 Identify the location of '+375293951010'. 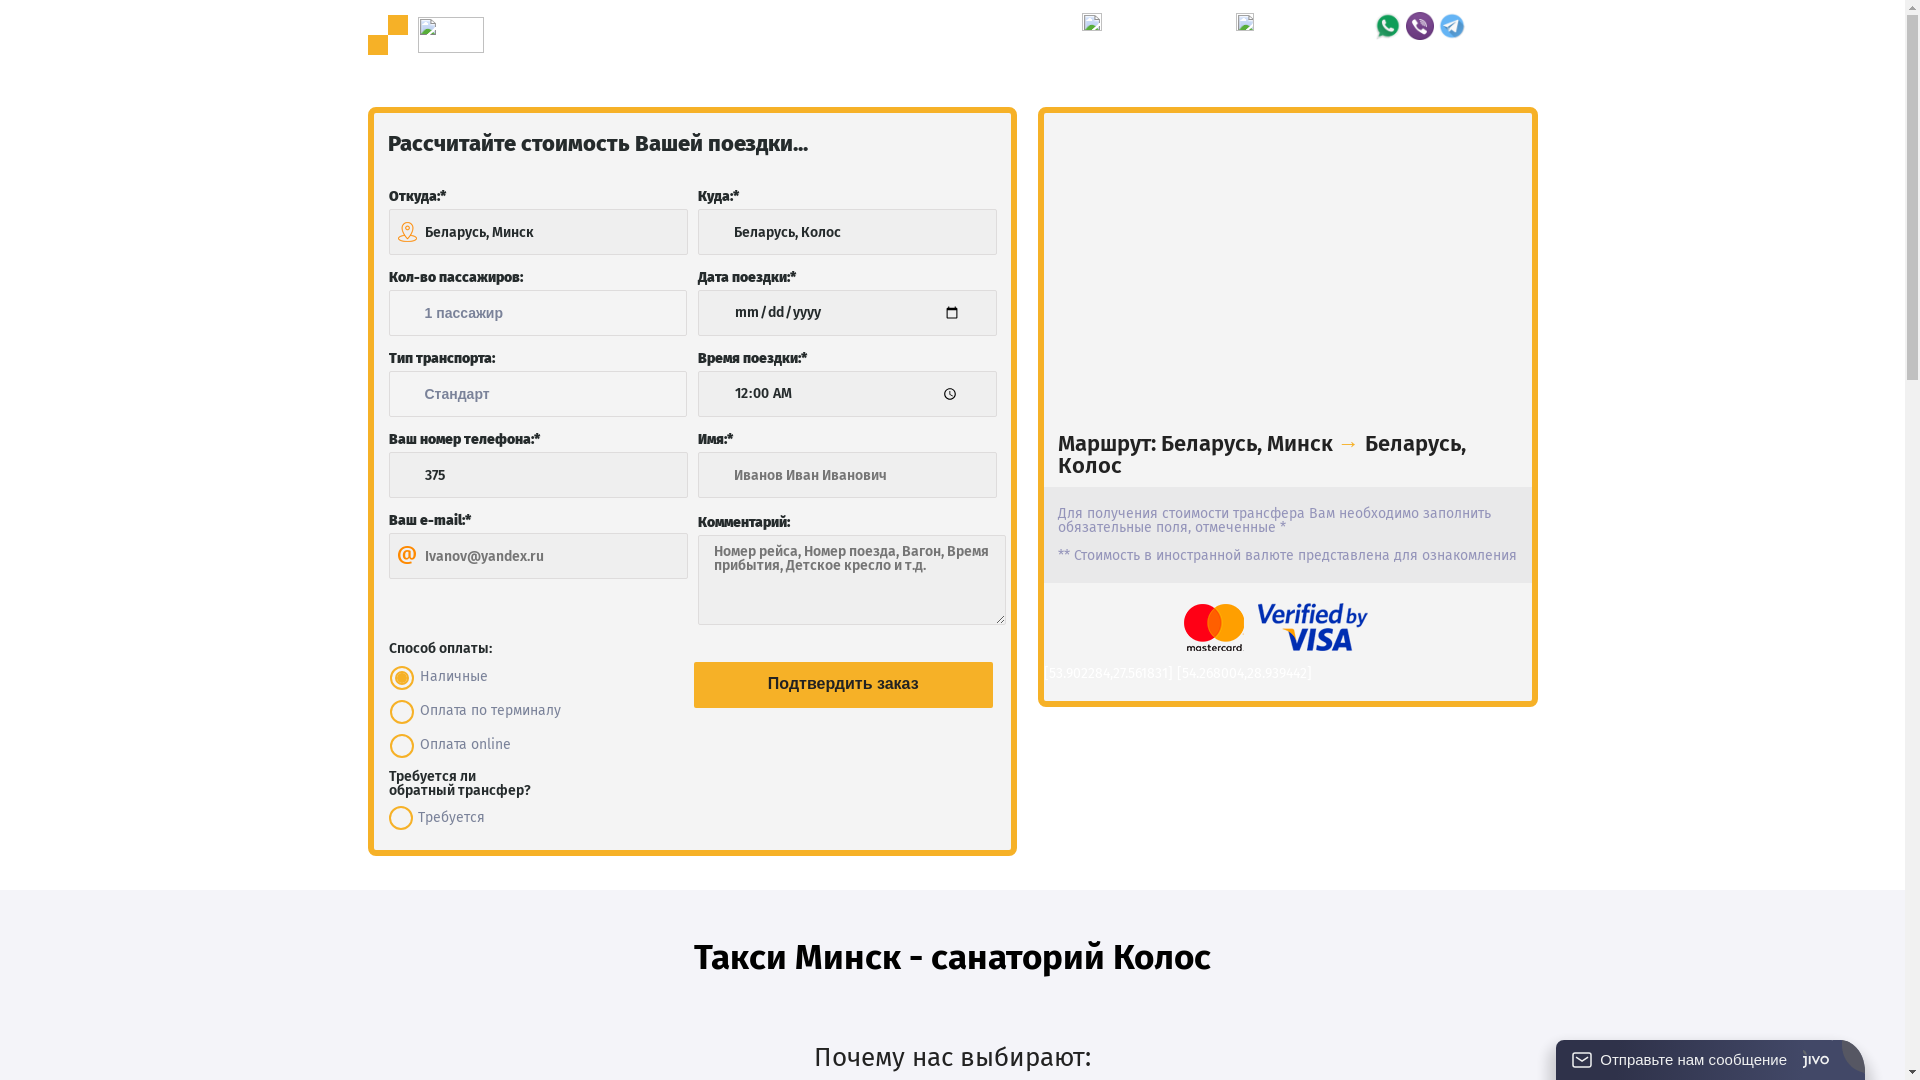
(1316, 34).